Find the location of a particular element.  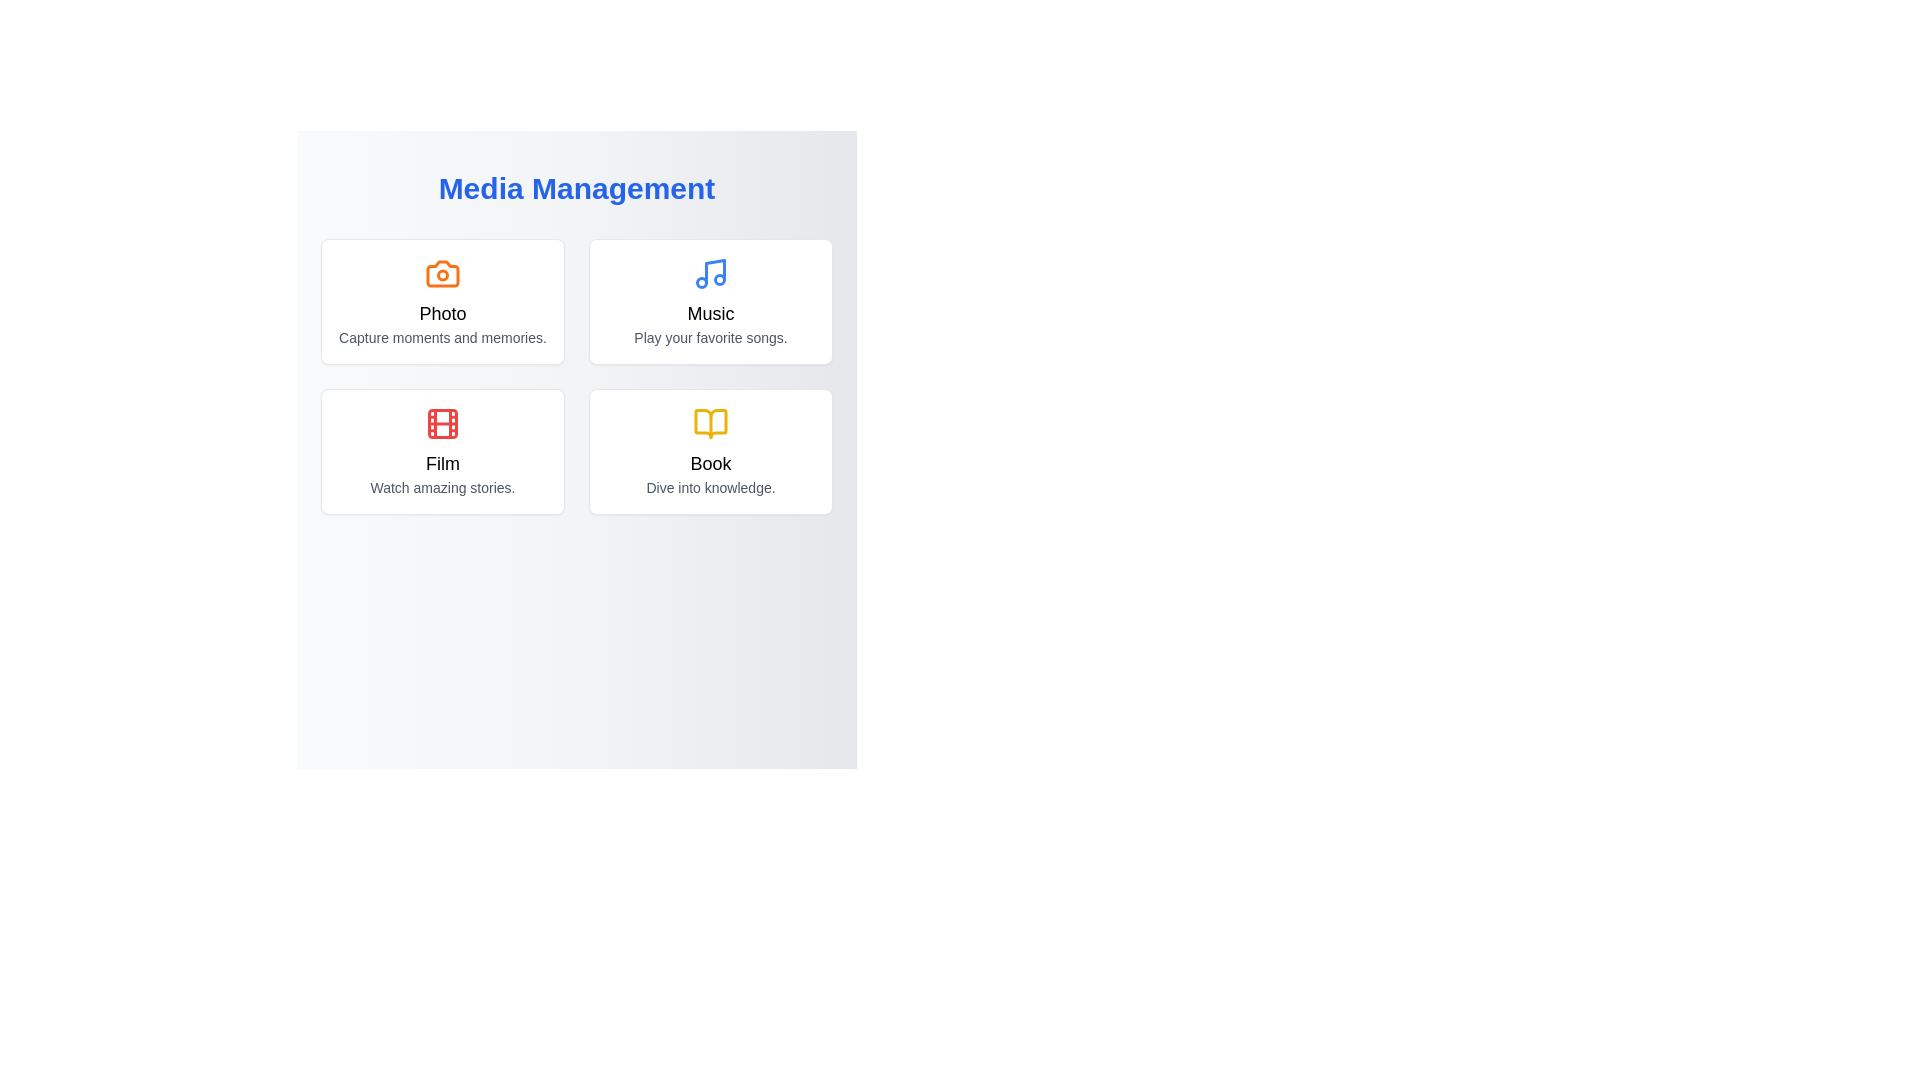

text label that says 'Dive into knowledge.' located below the 'Book' heading in the fourth card of the grid layout is located at coordinates (710, 488).